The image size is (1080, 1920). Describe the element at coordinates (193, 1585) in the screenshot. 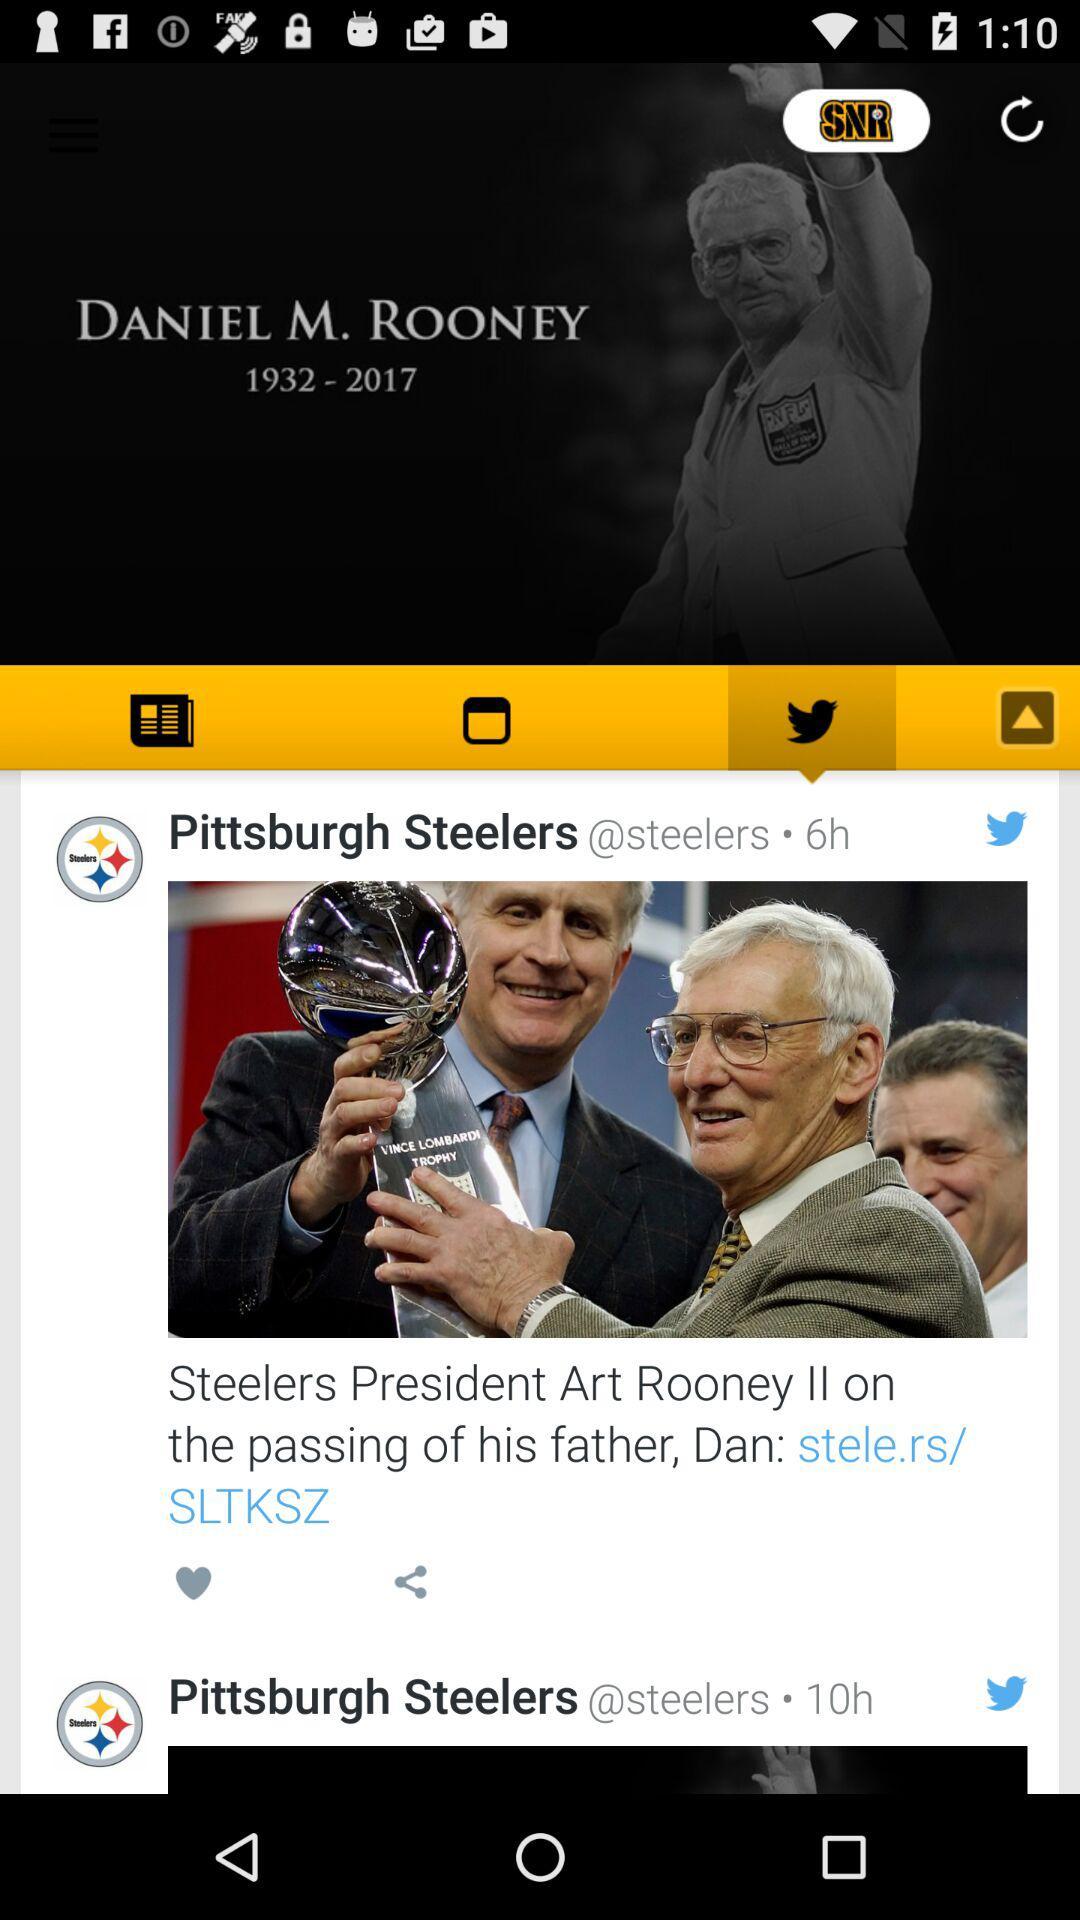

I see `icon above the pittsburgh steelers item` at that location.